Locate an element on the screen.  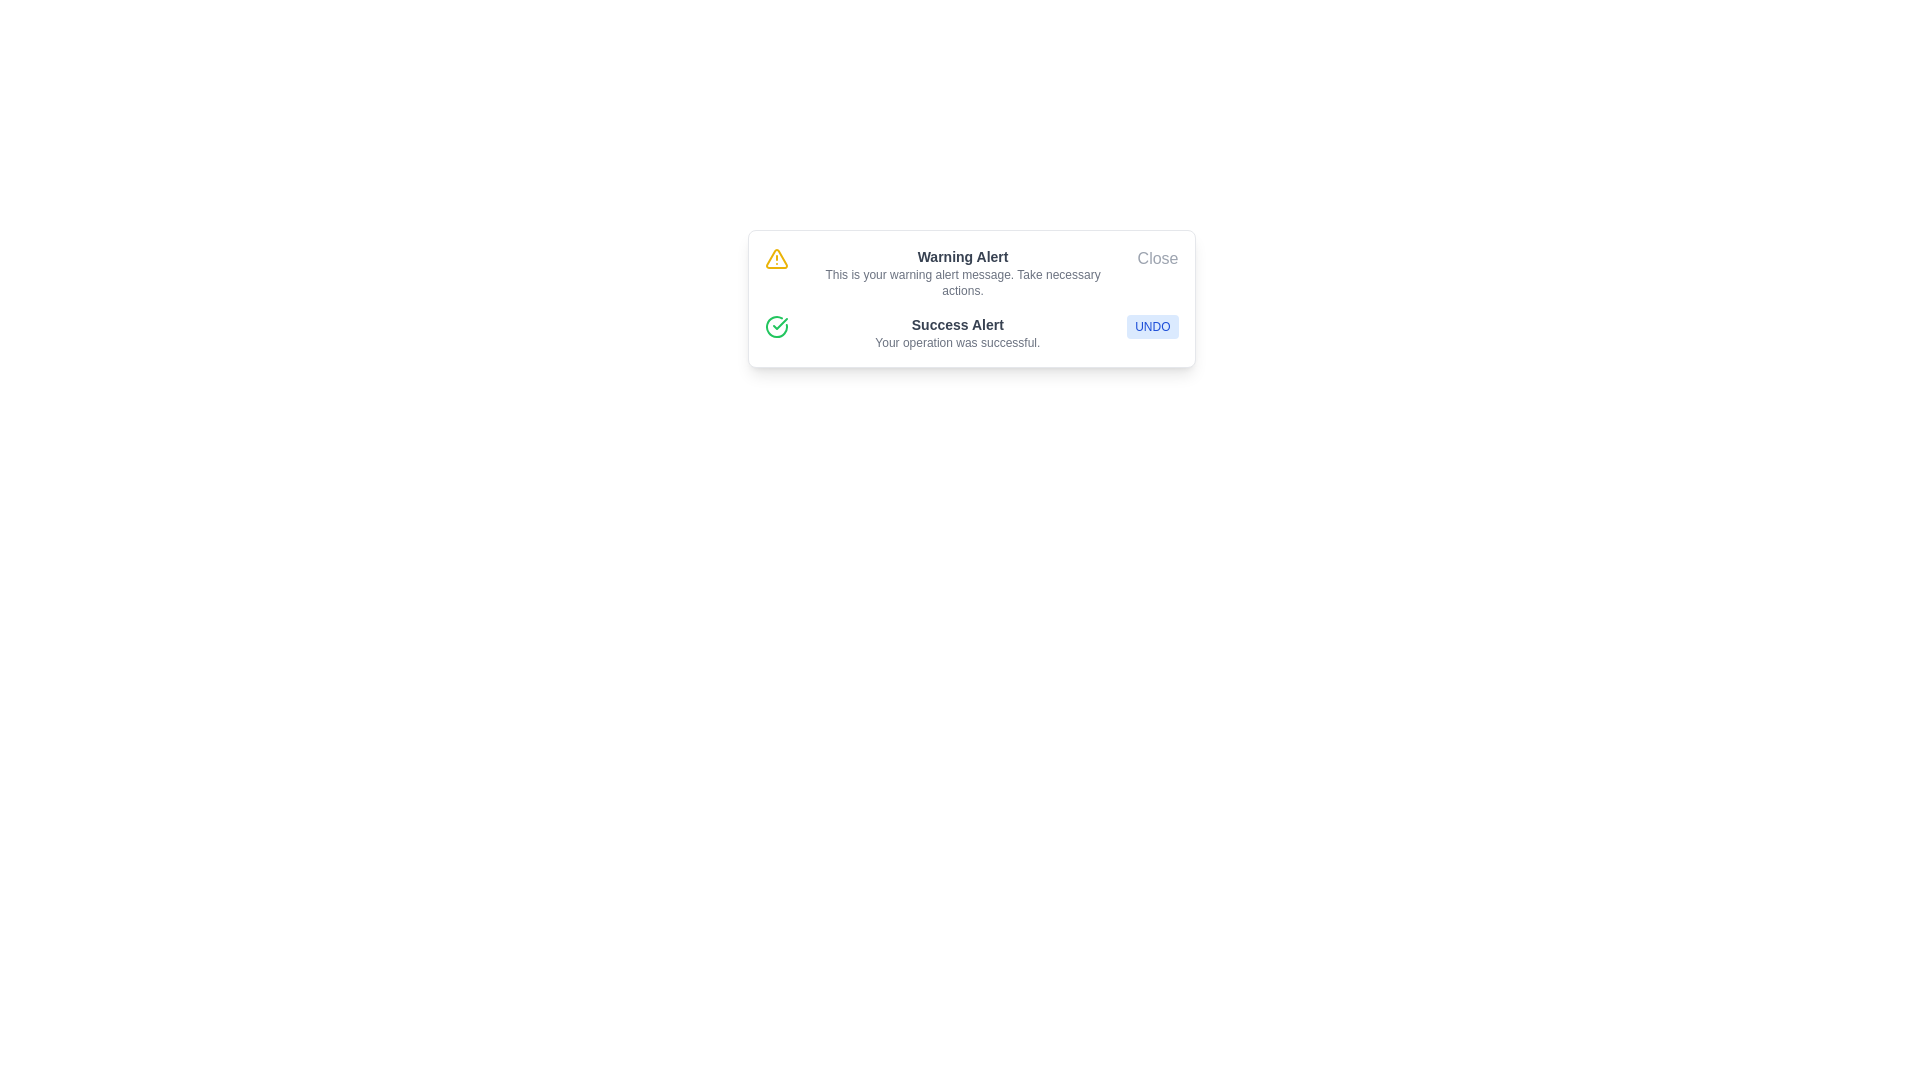
the success icon located in the left part of the 'Success Alert' section, just to the left of the text 'Success Alert' is located at coordinates (775, 326).